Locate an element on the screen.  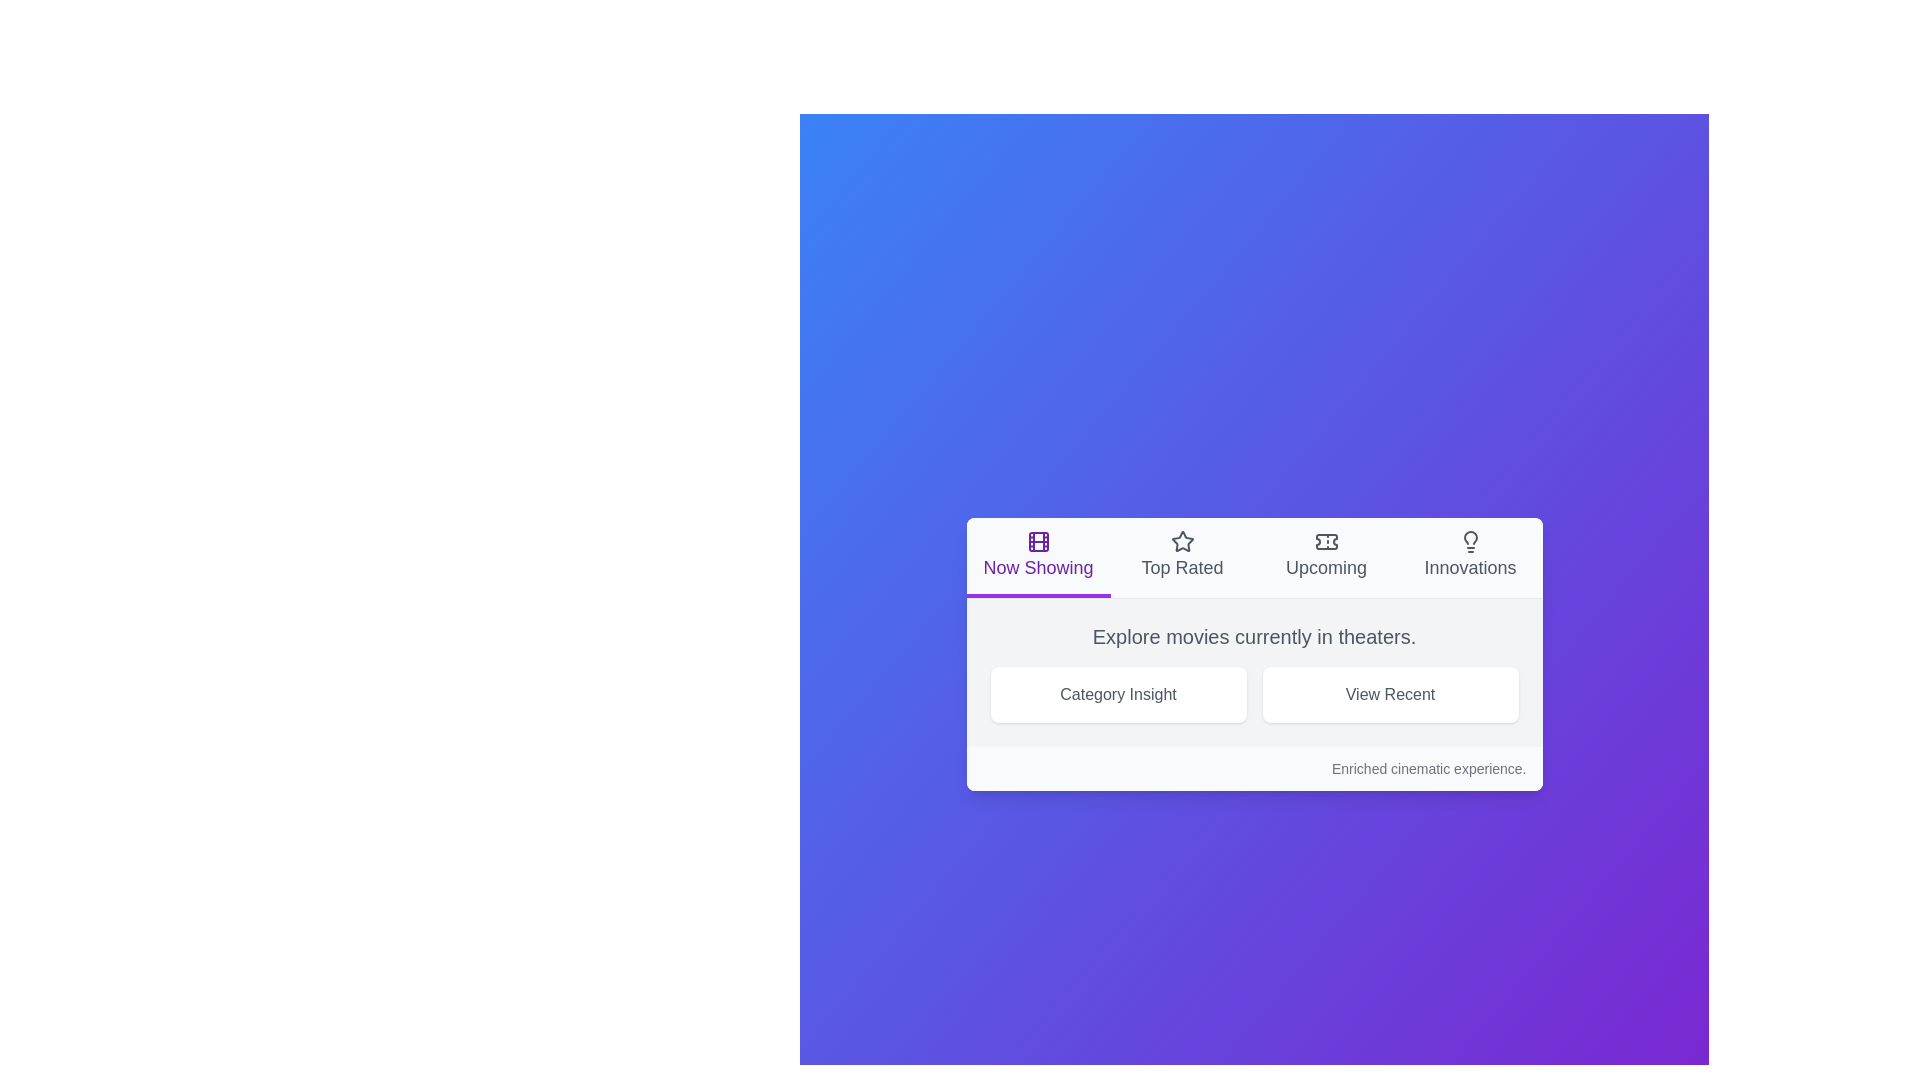
the 'Now Showing' text label located in the upper-left portion of the navigation bar by moving the mouse to its center point is located at coordinates (1038, 567).